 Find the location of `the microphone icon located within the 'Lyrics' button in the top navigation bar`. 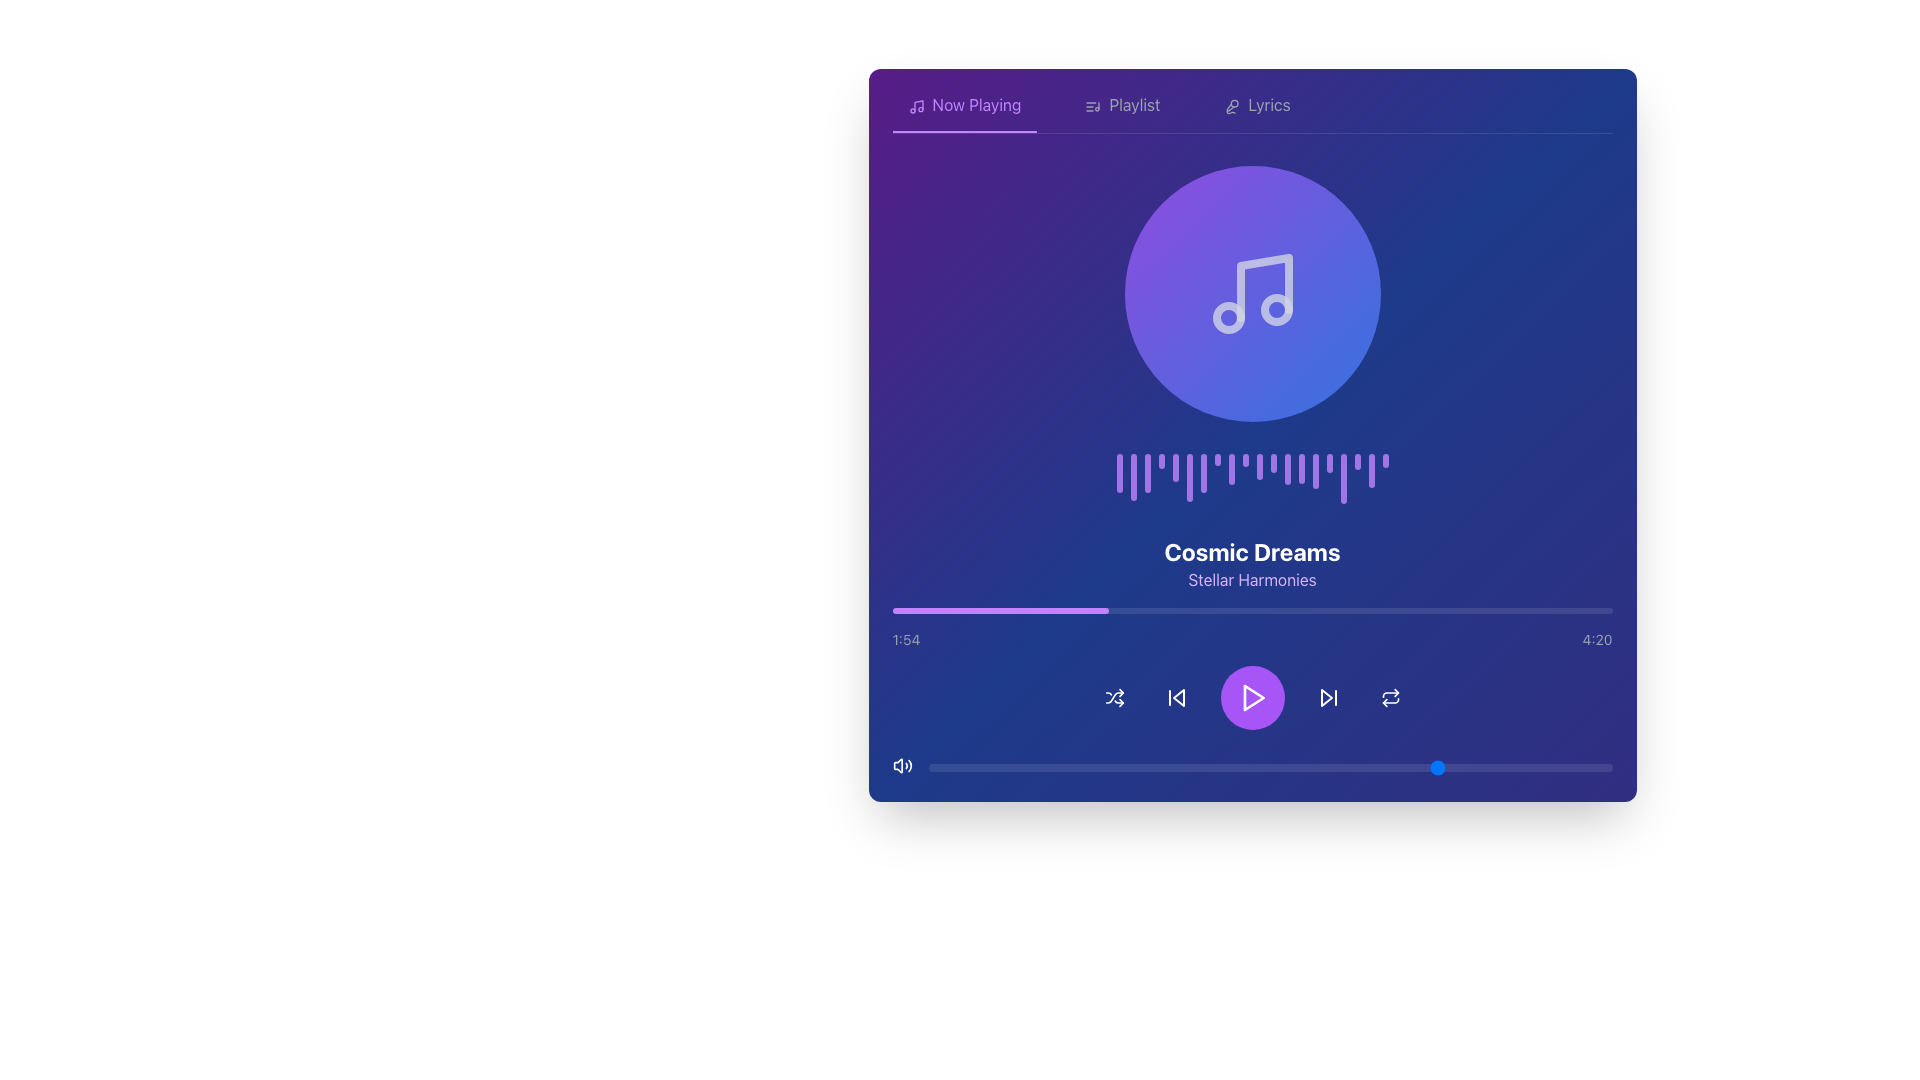

the microphone icon located within the 'Lyrics' button in the top navigation bar is located at coordinates (1231, 106).